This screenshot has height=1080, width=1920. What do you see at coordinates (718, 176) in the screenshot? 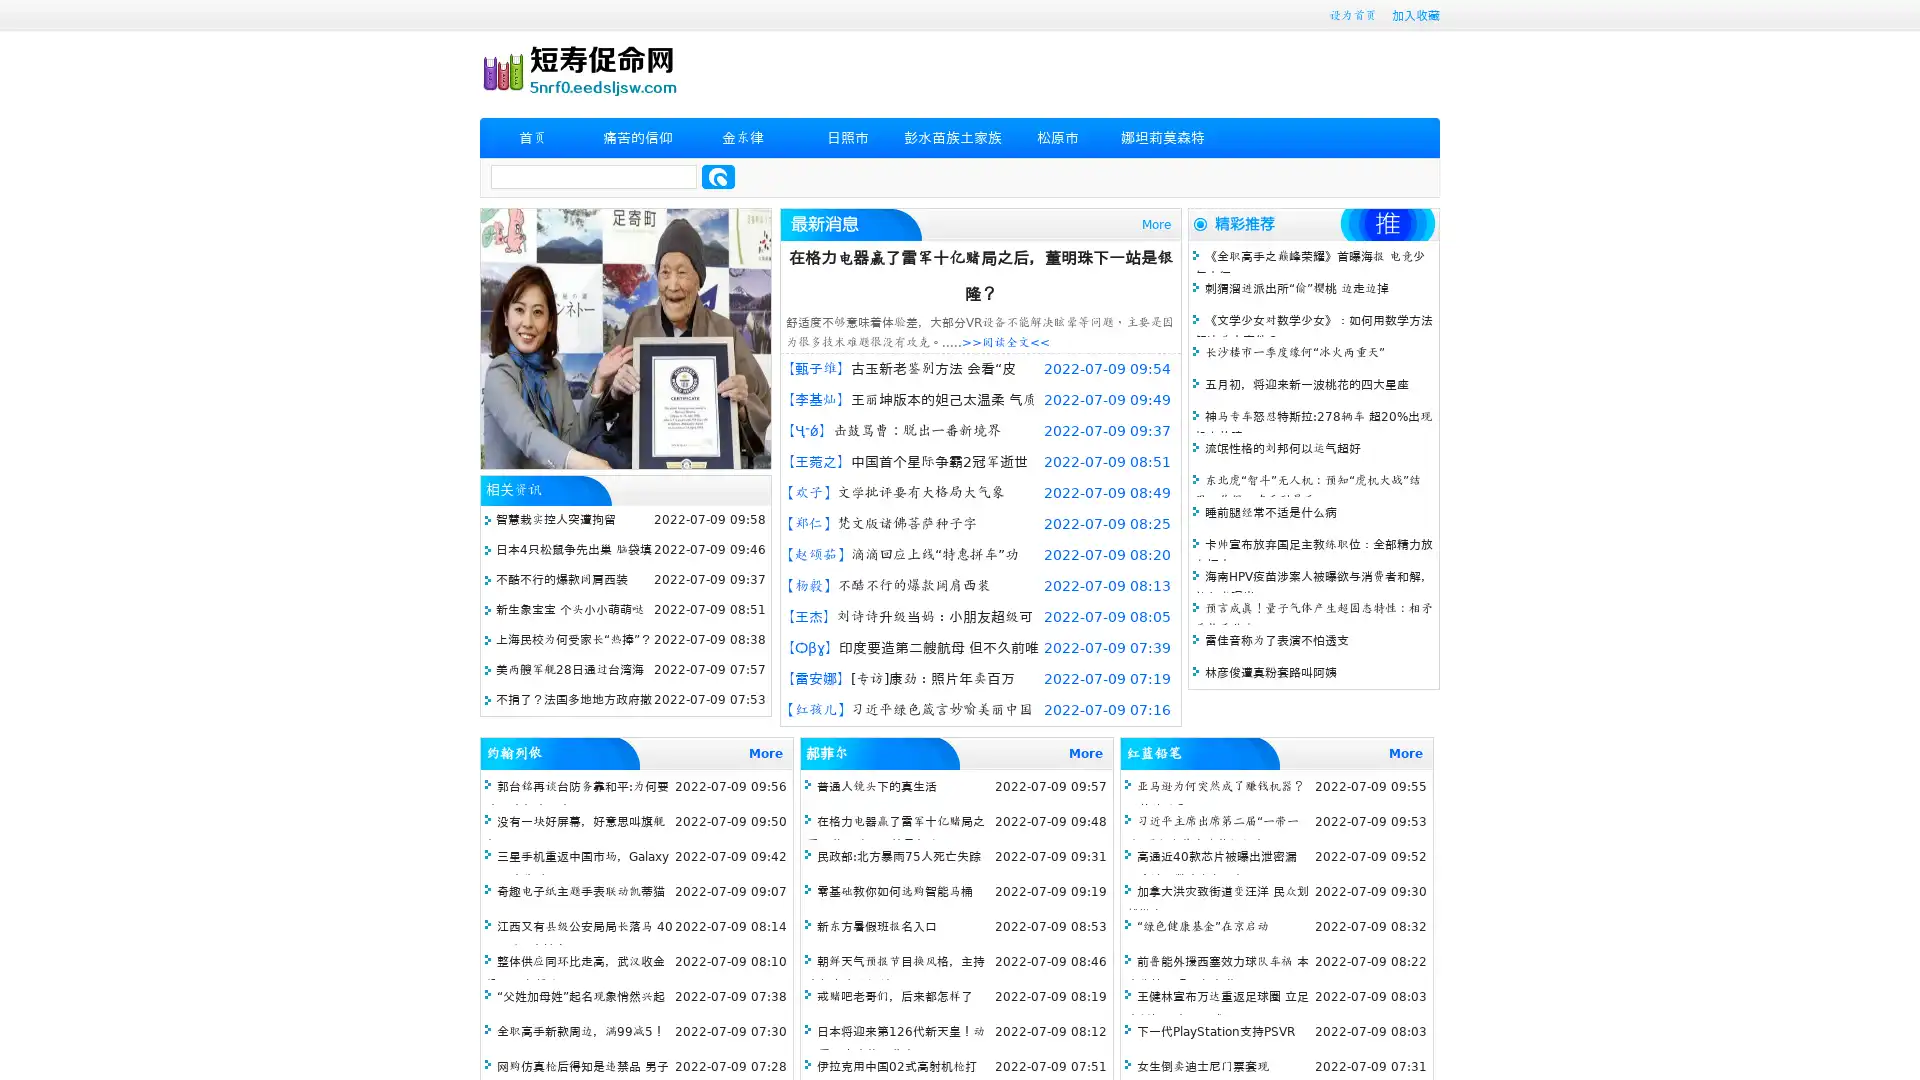
I see `Search` at bounding box center [718, 176].